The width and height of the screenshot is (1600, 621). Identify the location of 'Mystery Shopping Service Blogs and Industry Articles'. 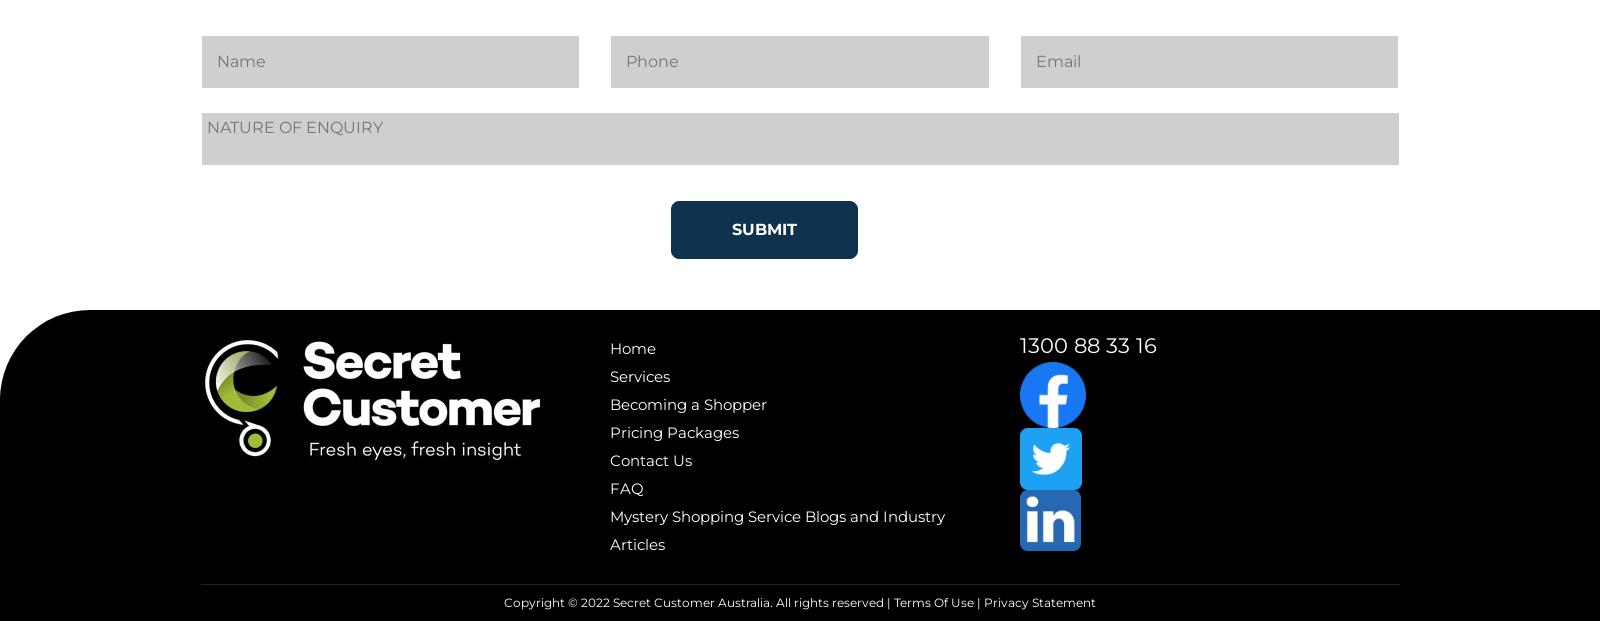
(609, 529).